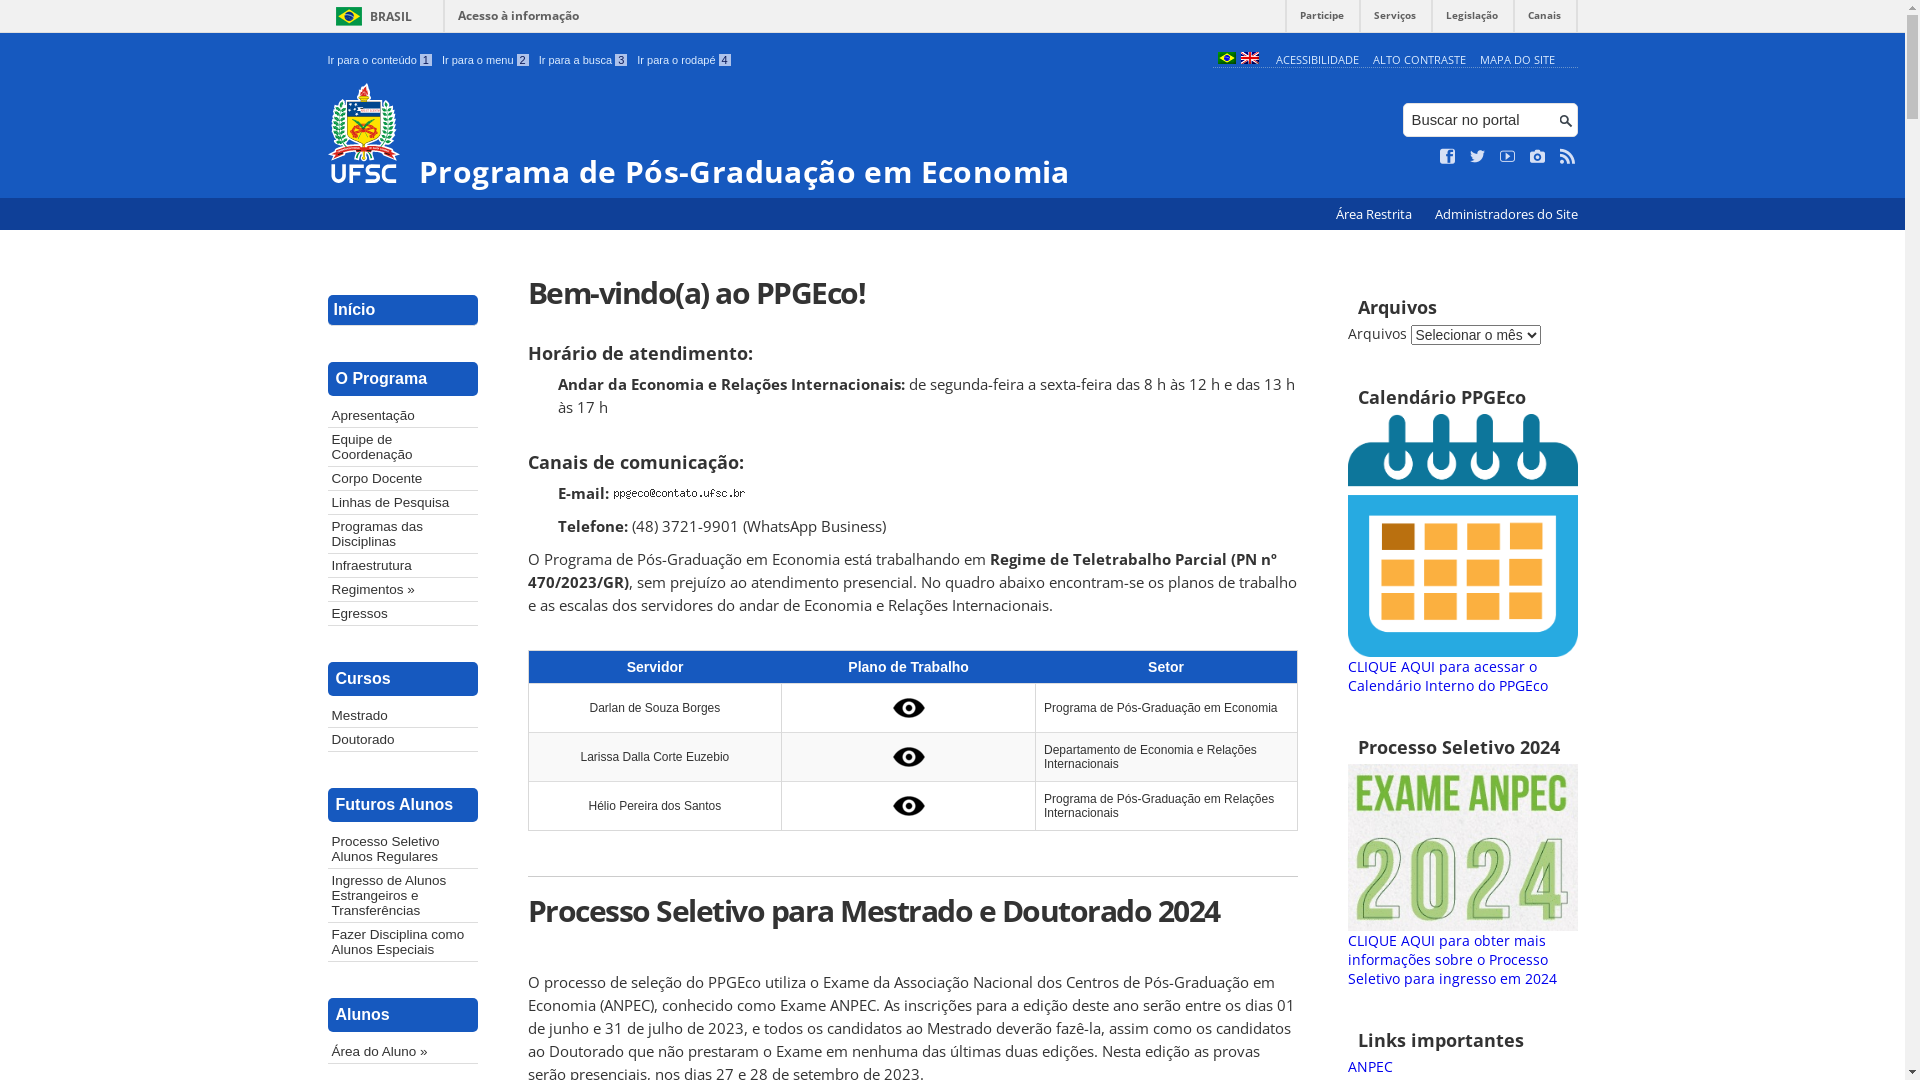  What do you see at coordinates (485, 59) in the screenshot?
I see `'Ir para o menu 2'` at bounding box center [485, 59].